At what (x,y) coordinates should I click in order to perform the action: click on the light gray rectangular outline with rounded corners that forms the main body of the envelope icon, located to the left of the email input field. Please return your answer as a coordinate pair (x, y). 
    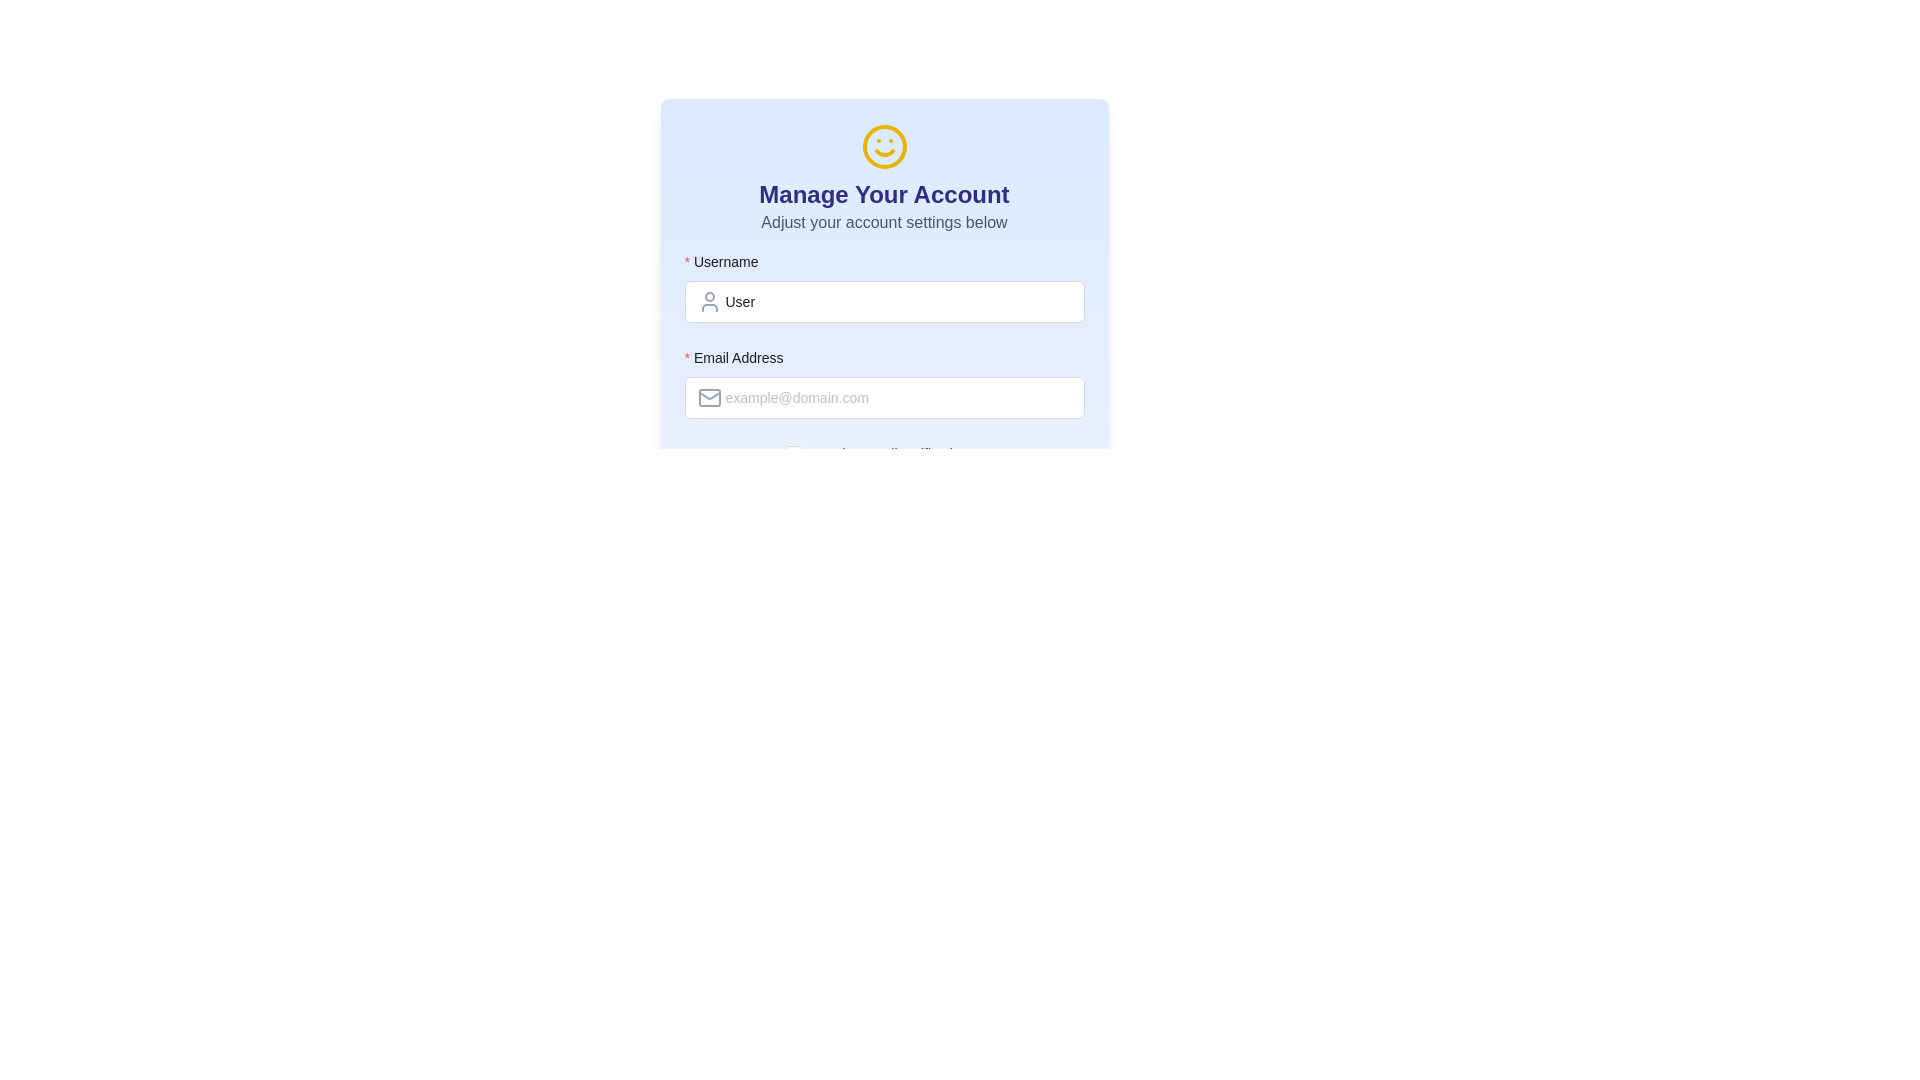
    Looking at the image, I should click on (709, 397).